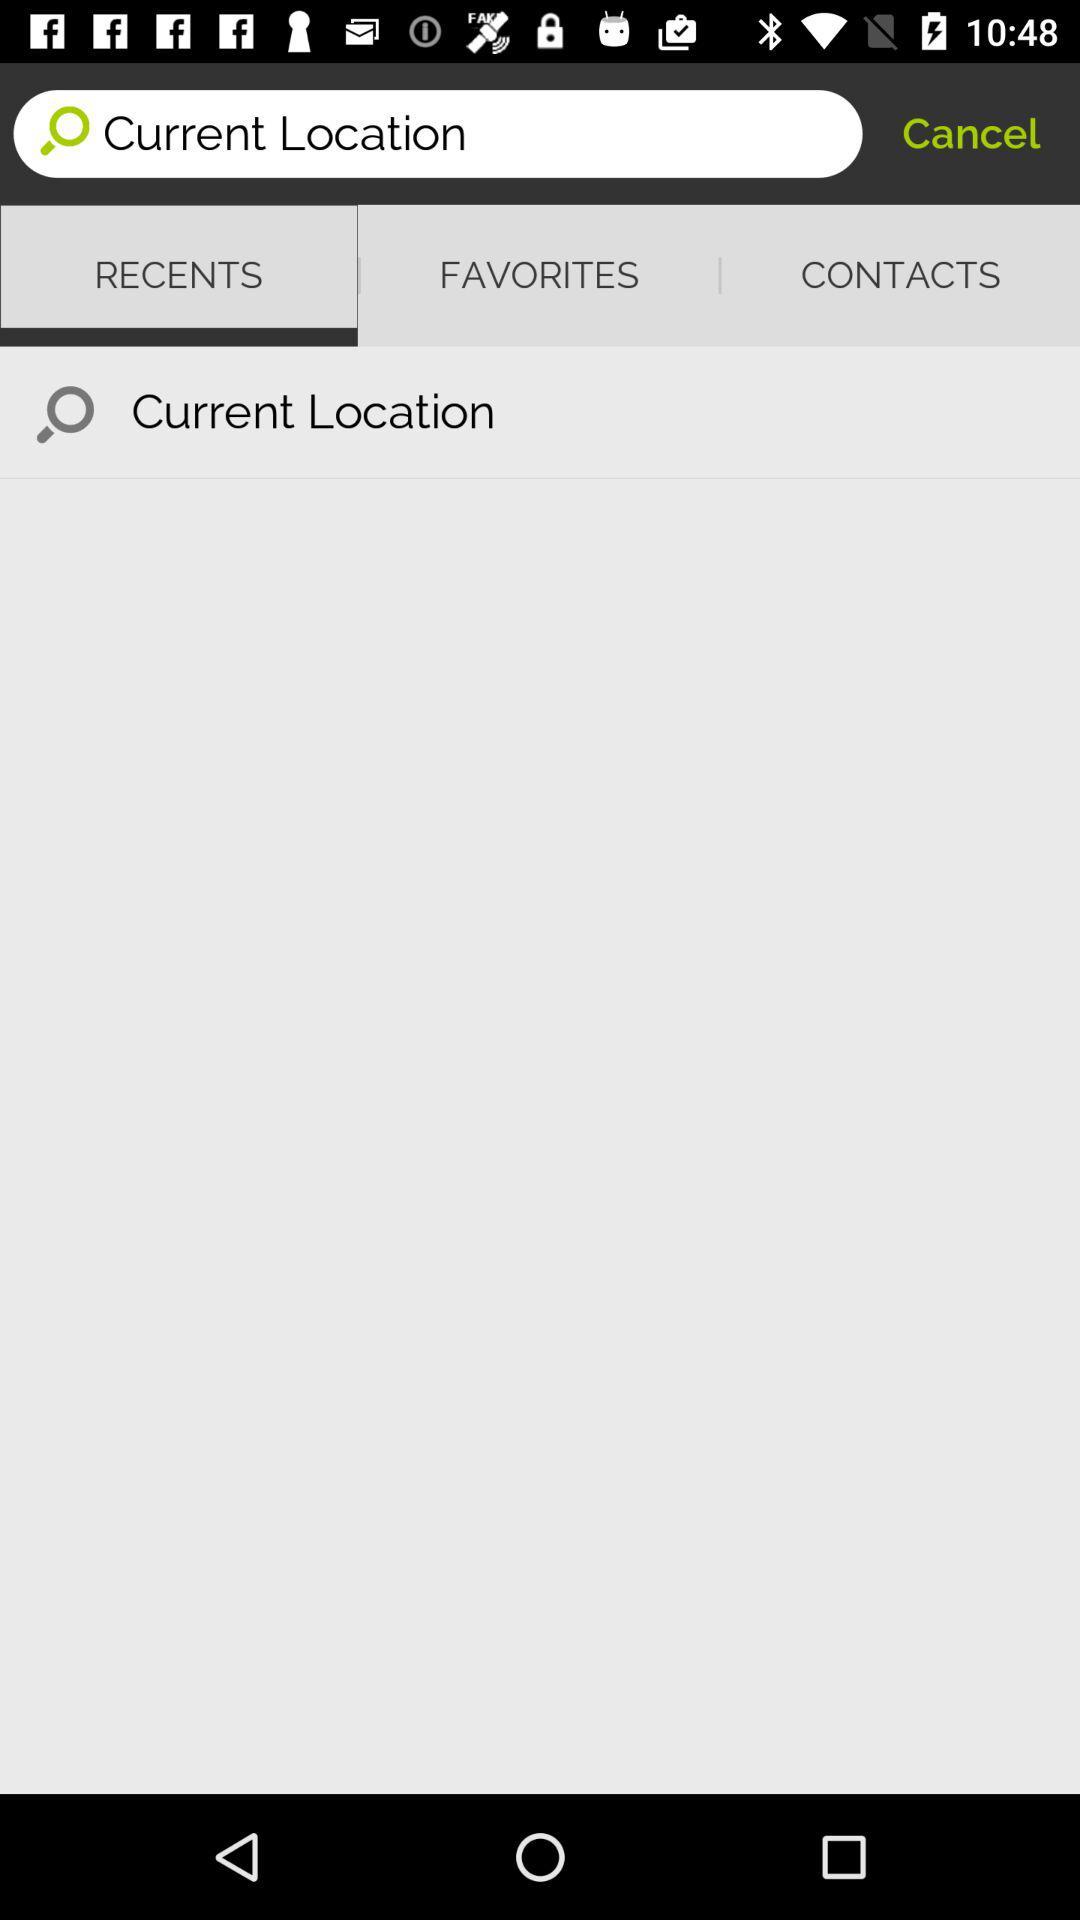 This screenshot has height=1920, width=1080. Describe the element at coordinates (970, 132) in the screenshot. I see `the icon above contacts item` at that location.